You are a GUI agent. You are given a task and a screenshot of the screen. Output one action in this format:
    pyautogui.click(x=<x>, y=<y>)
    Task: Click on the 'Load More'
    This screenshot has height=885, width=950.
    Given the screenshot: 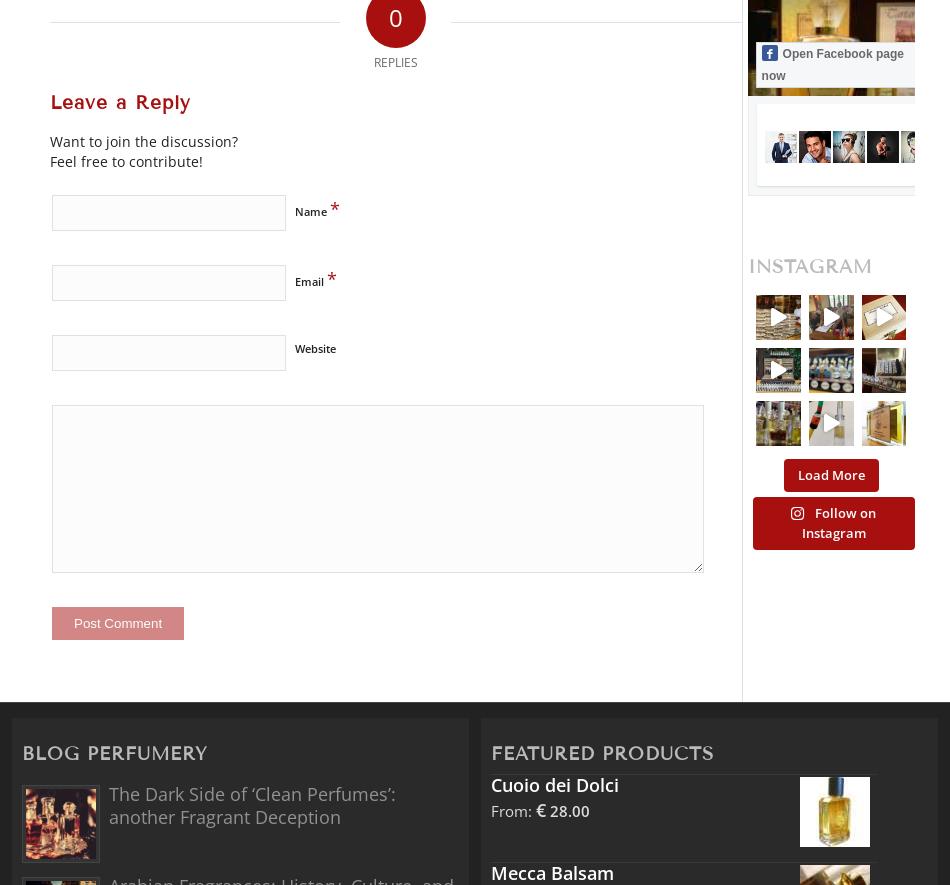 What is the action you would take?
    pyautogui.click(x=829, y=473)
    